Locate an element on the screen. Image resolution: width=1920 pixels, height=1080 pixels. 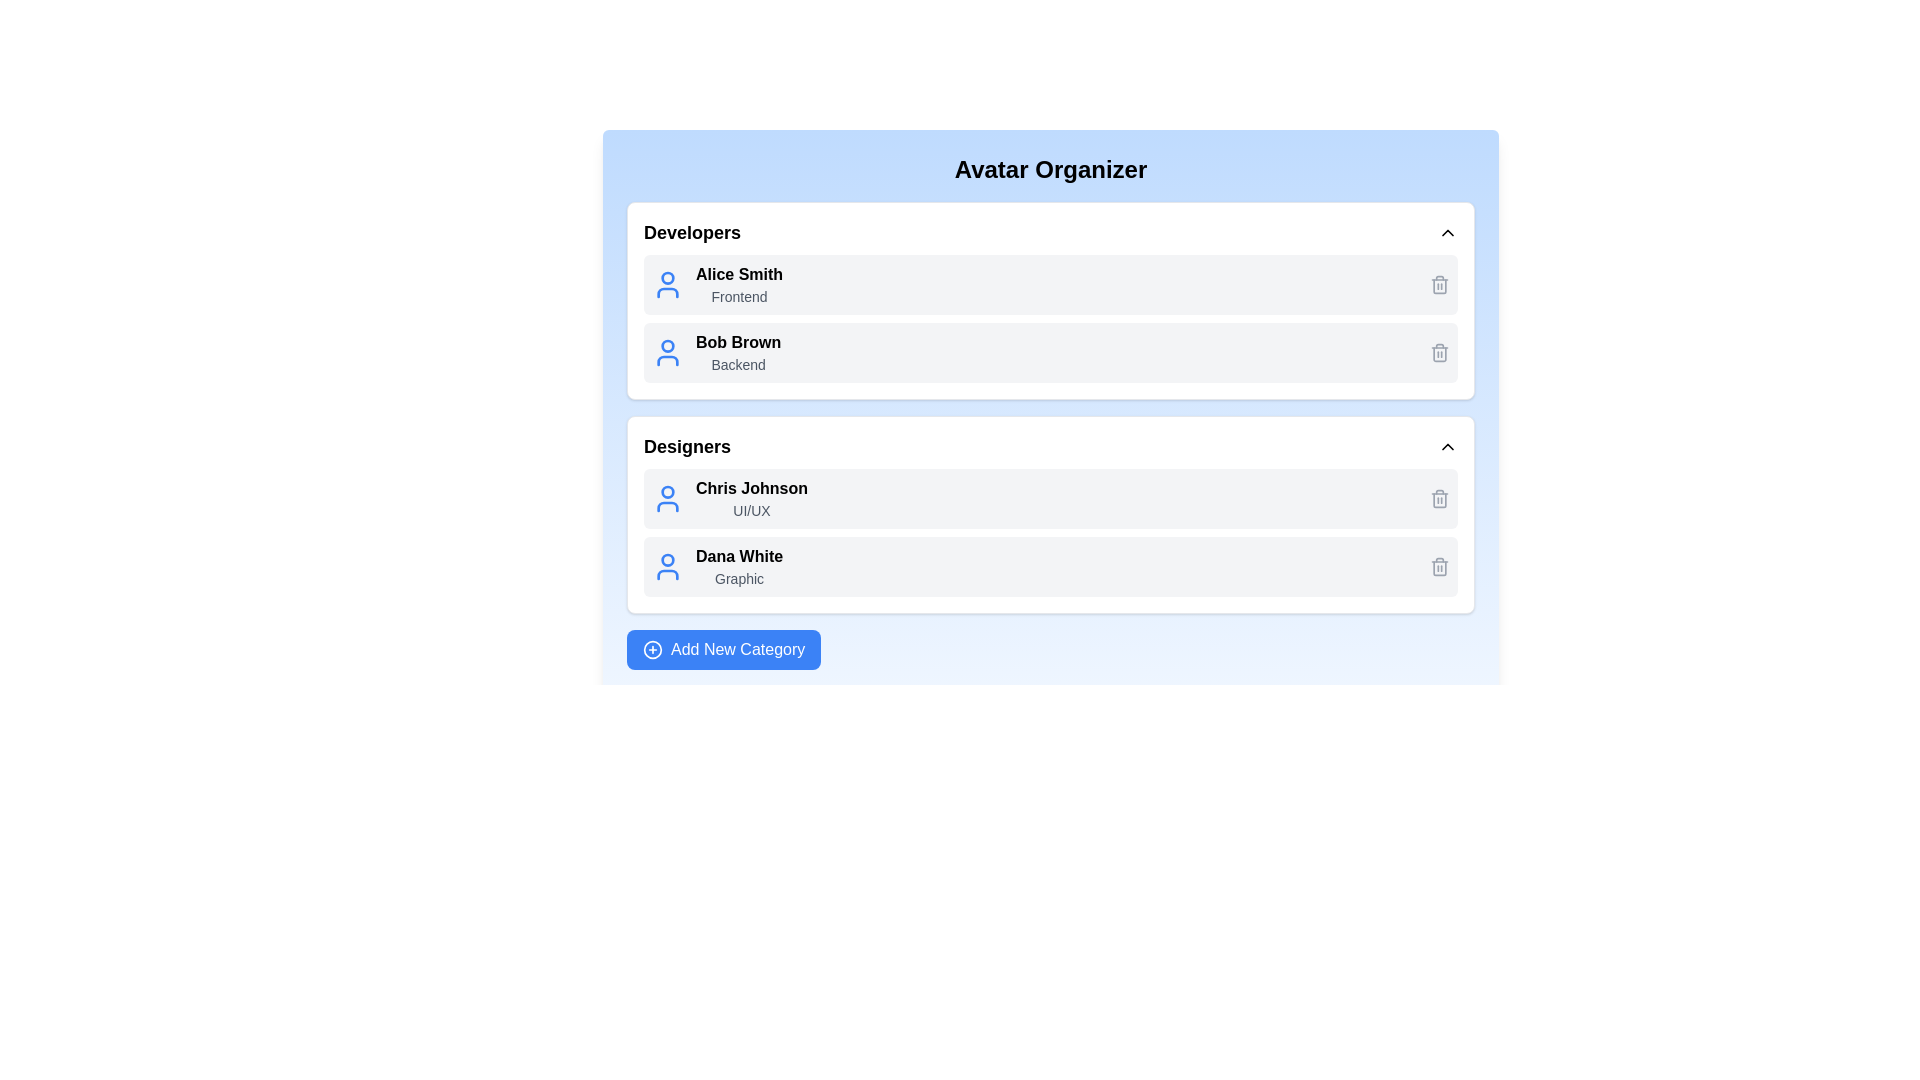
the text label displaying the name 'Dana White', which serves as an identifier in the UI is located at coordinates (738, 556).